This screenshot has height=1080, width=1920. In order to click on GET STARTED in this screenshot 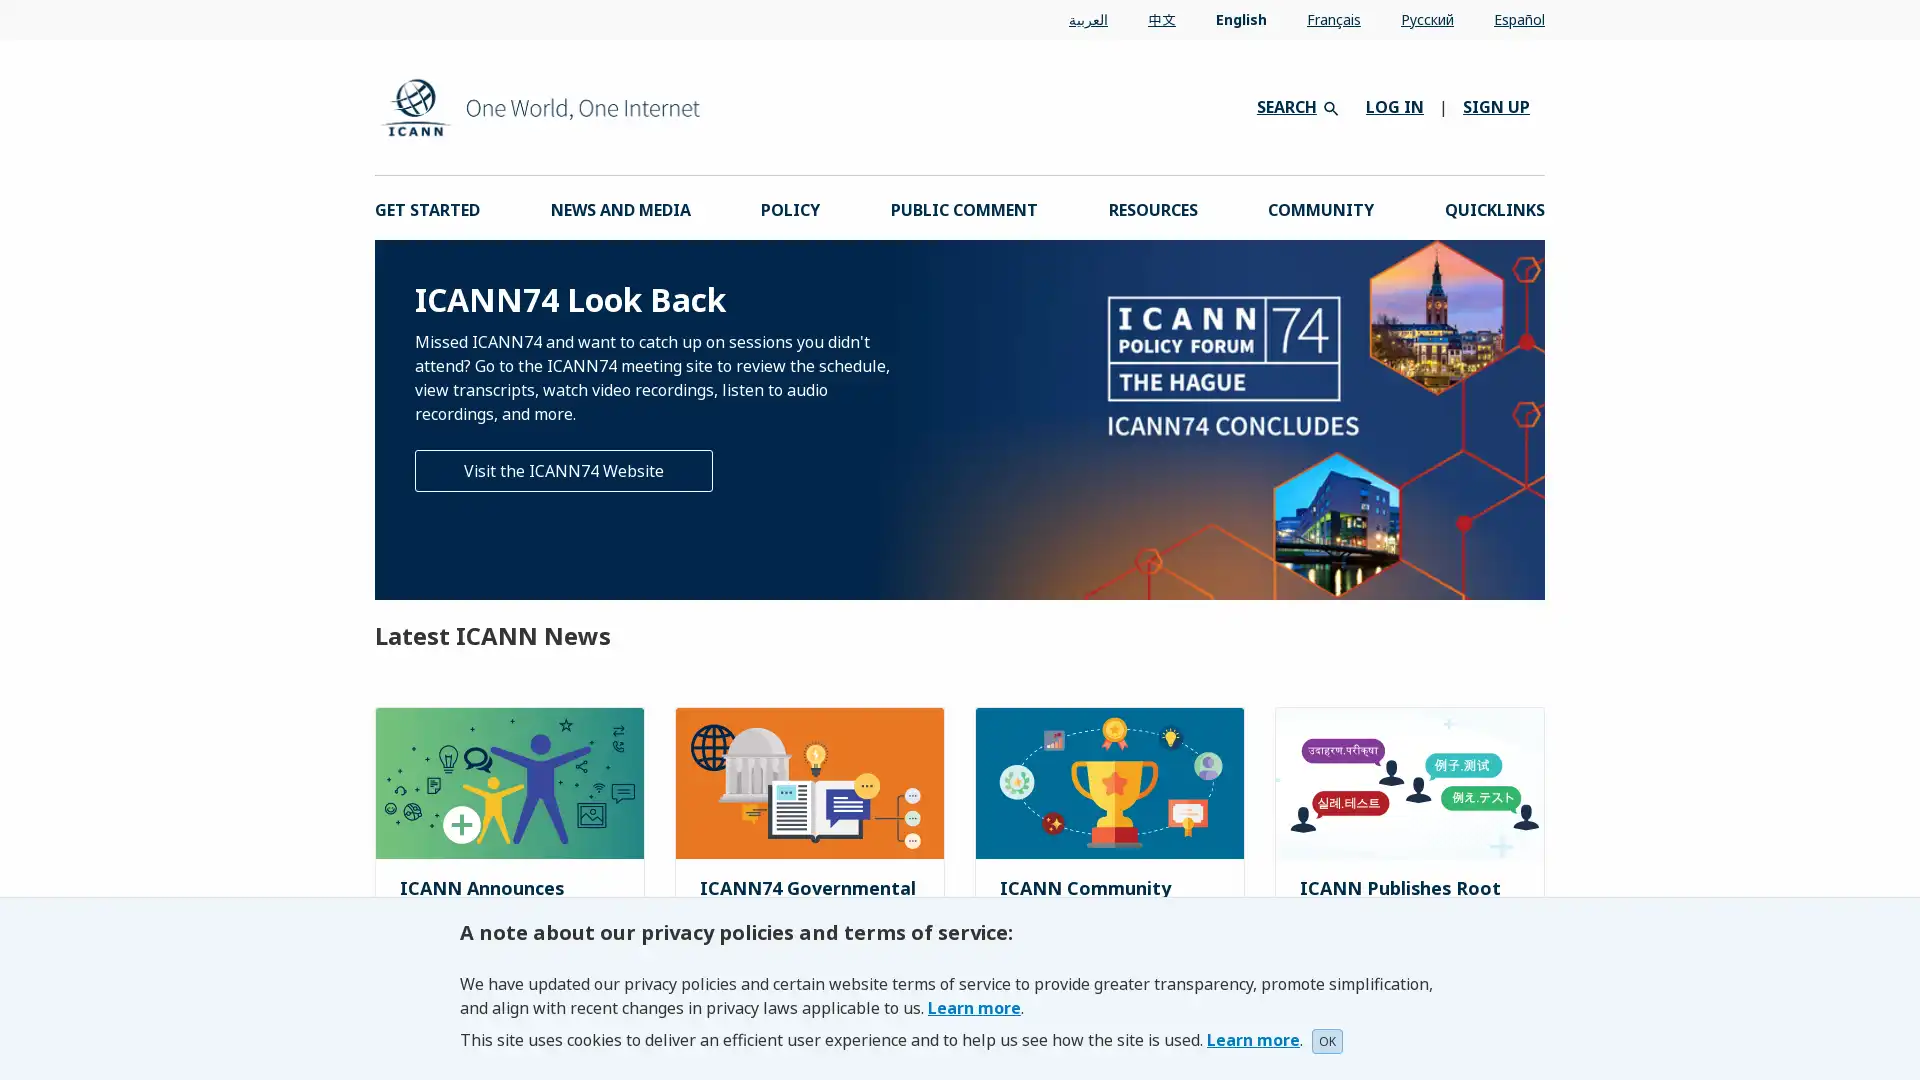, I will do `click(426, 208)`.